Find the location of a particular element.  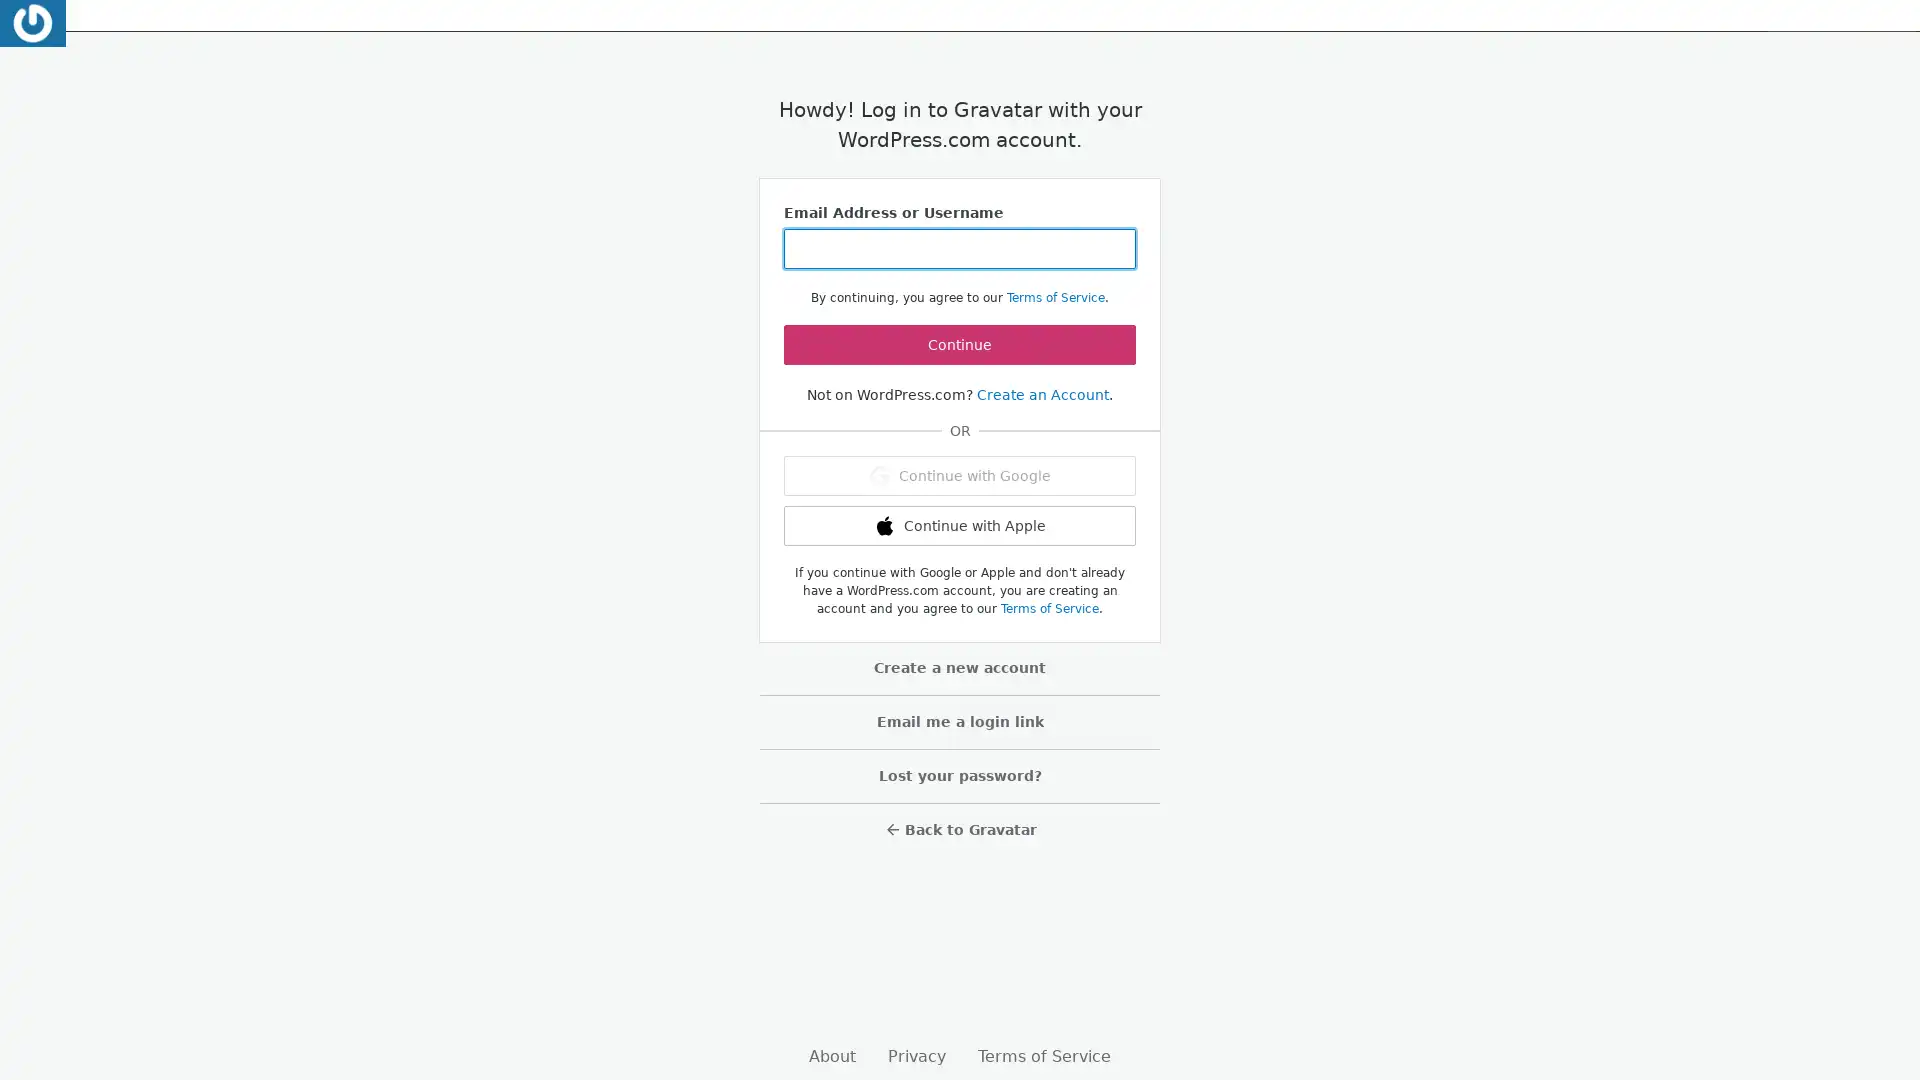

Continue is located at coordinates (960, 343).